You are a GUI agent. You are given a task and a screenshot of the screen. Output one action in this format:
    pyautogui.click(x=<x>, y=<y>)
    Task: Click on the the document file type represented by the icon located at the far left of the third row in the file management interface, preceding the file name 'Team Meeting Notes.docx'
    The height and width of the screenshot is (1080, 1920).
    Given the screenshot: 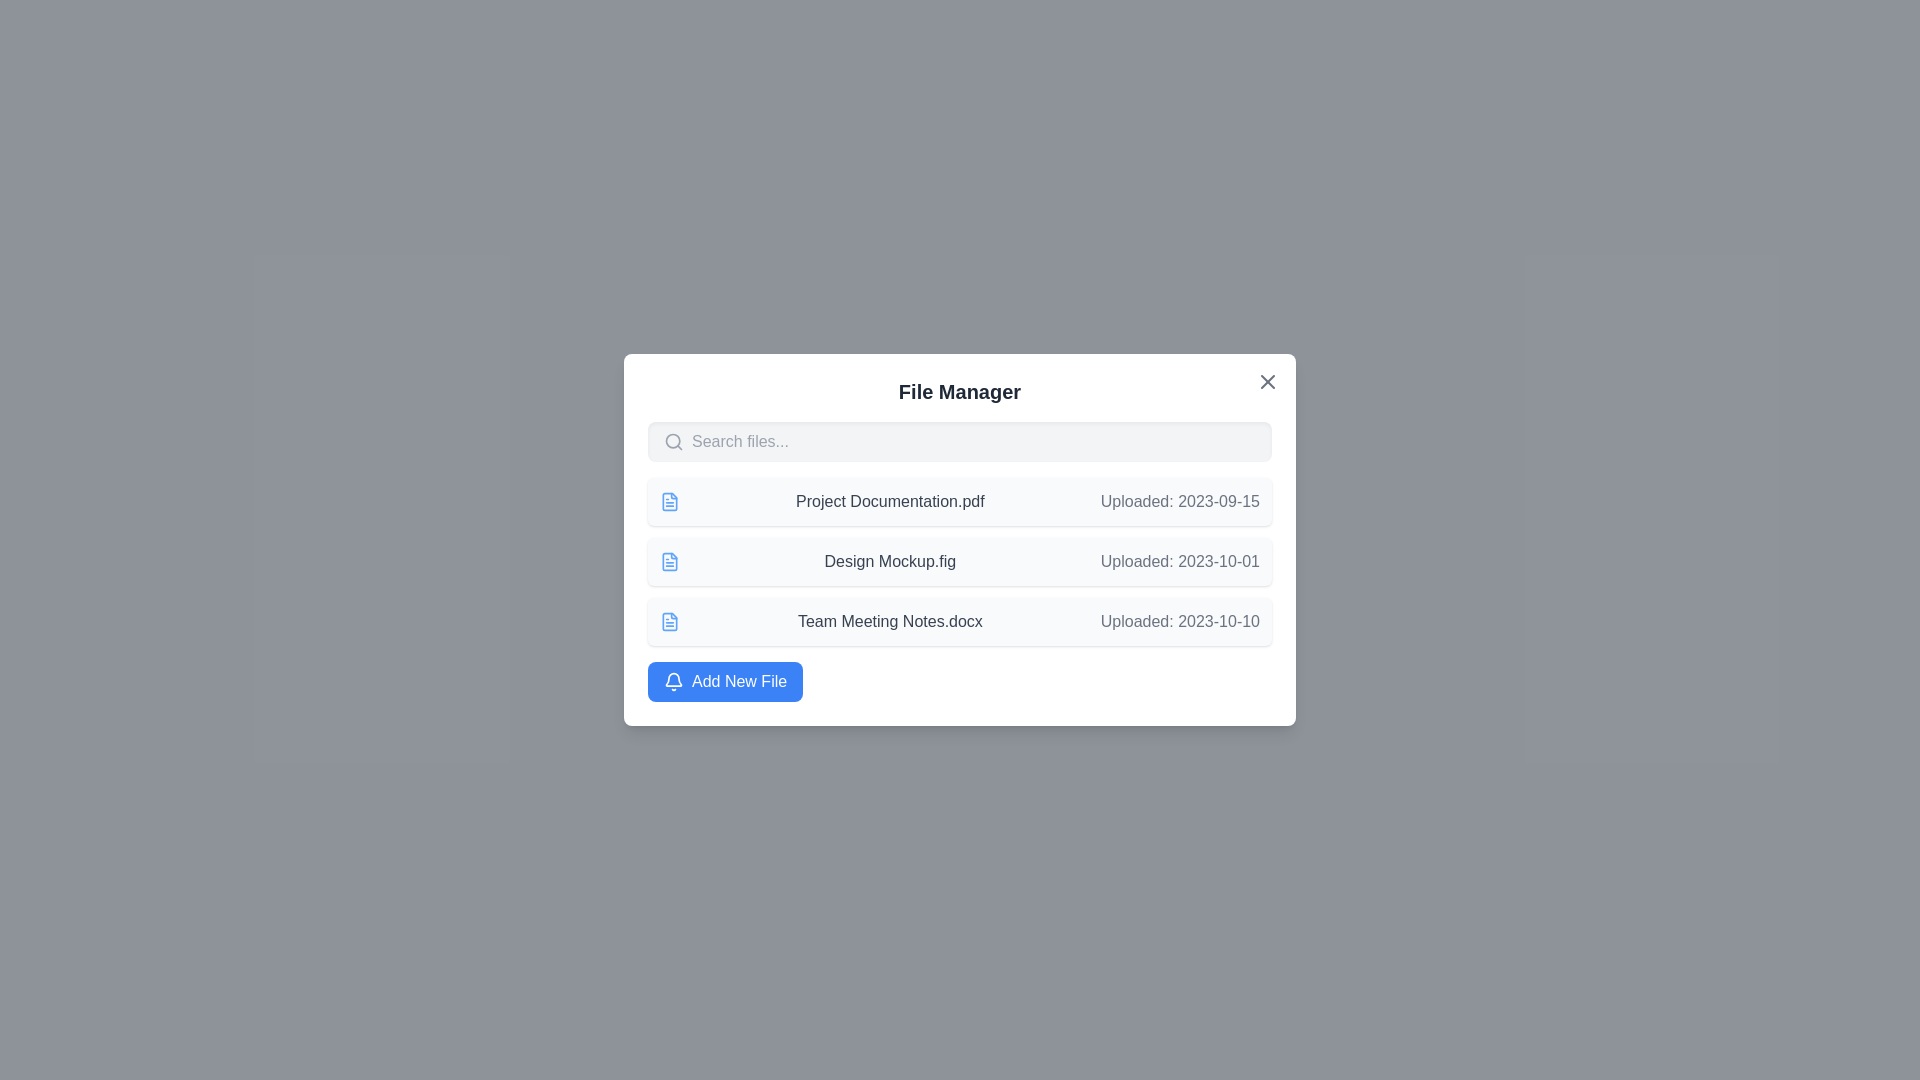 What is the action you would take?
    pyautogui.click(x=670, y=620)
    